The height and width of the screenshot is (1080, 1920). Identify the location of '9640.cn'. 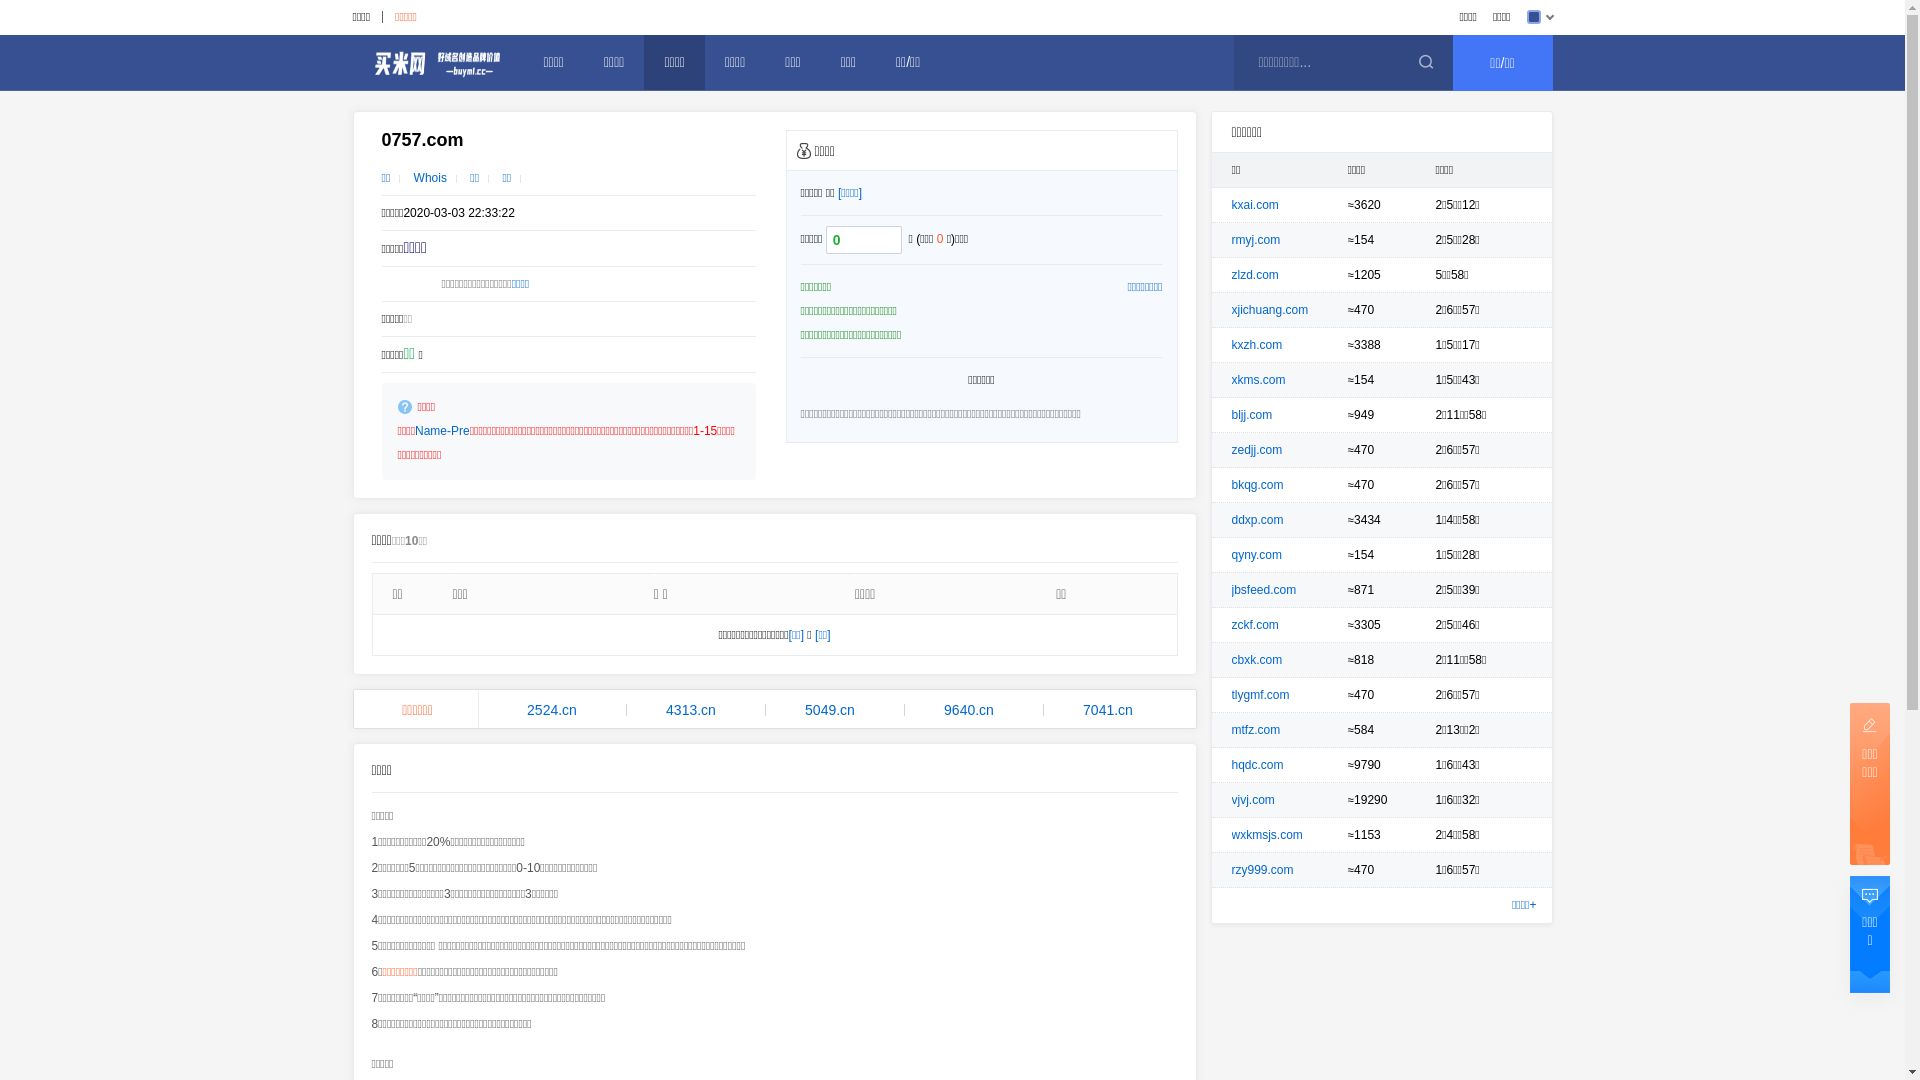
(969, 708).